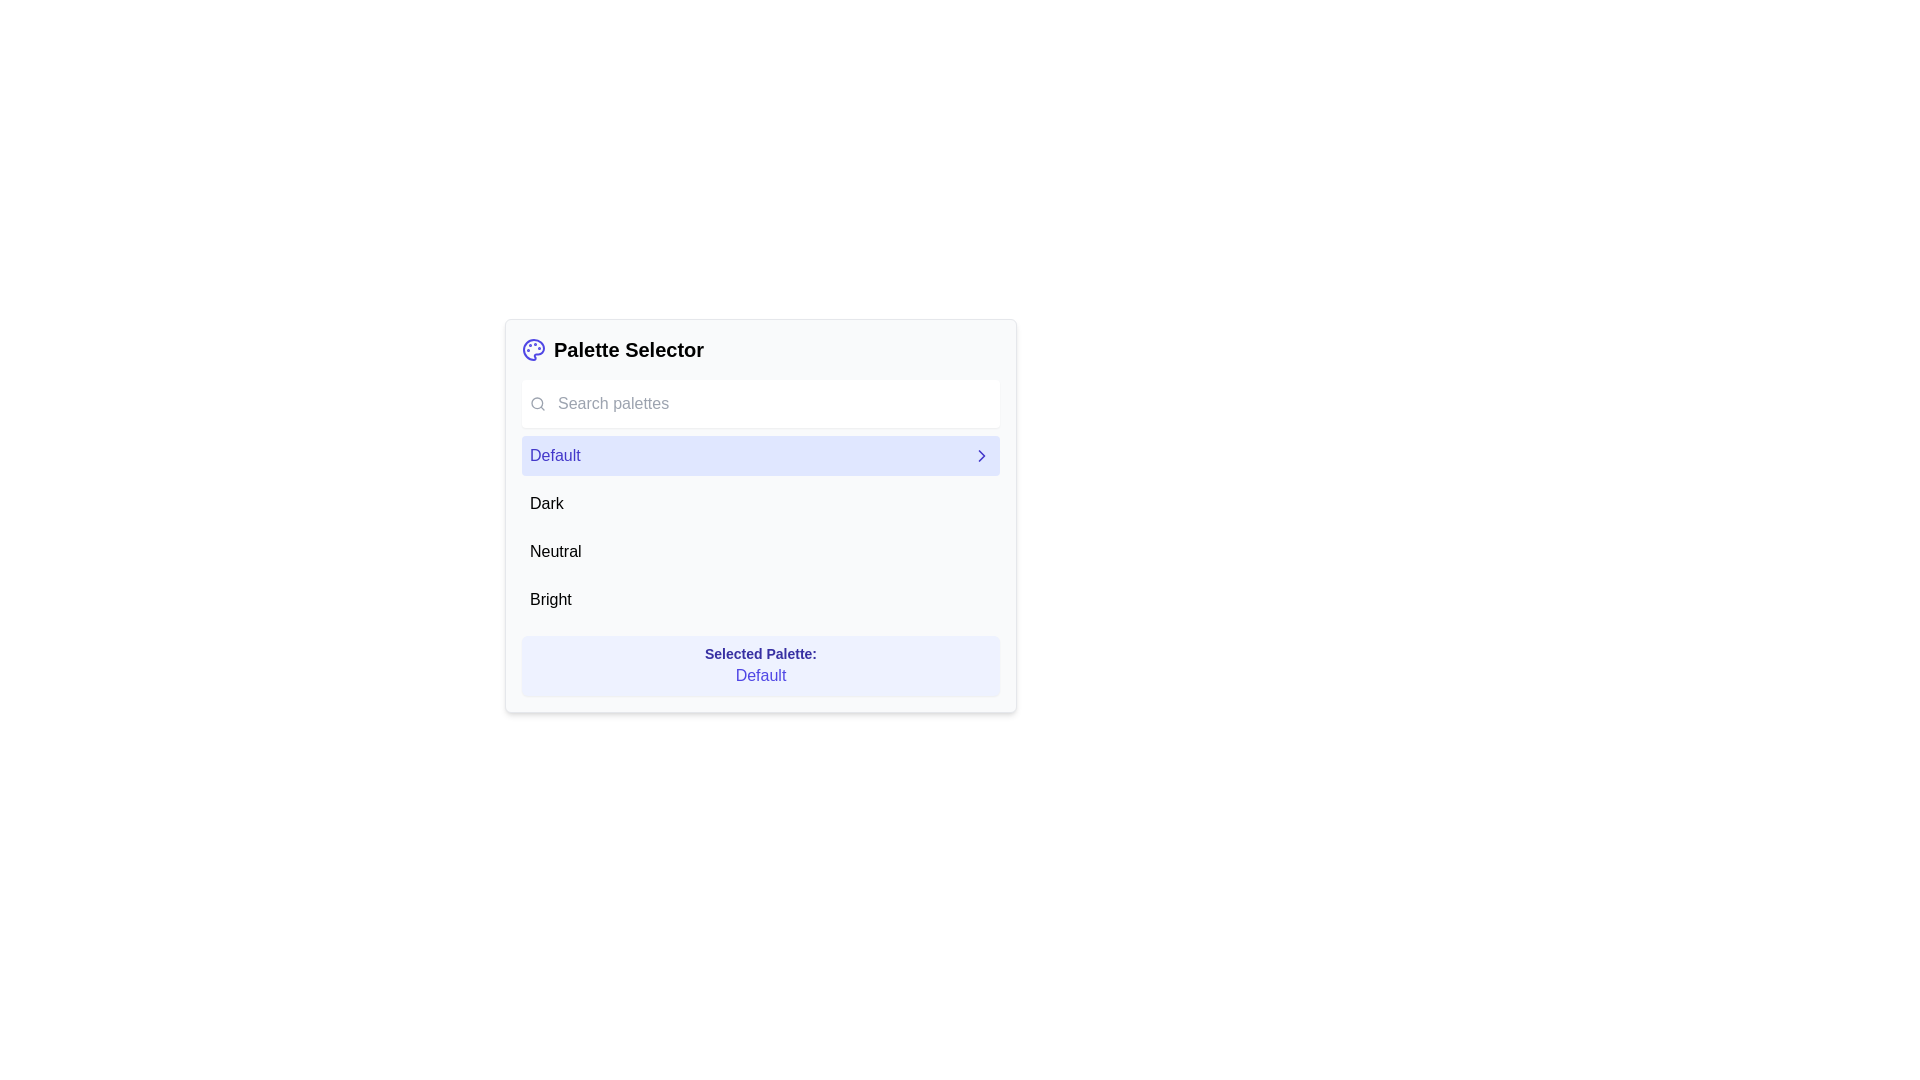  Describe the element at coordinates (760, 551) in the screenshot. I see `the 'Neutral' palette button, which is the third option in the vertically-stacked group within the 'Palette Selector' panel, located between the 'Dark' and 'Bright' options` at that location.